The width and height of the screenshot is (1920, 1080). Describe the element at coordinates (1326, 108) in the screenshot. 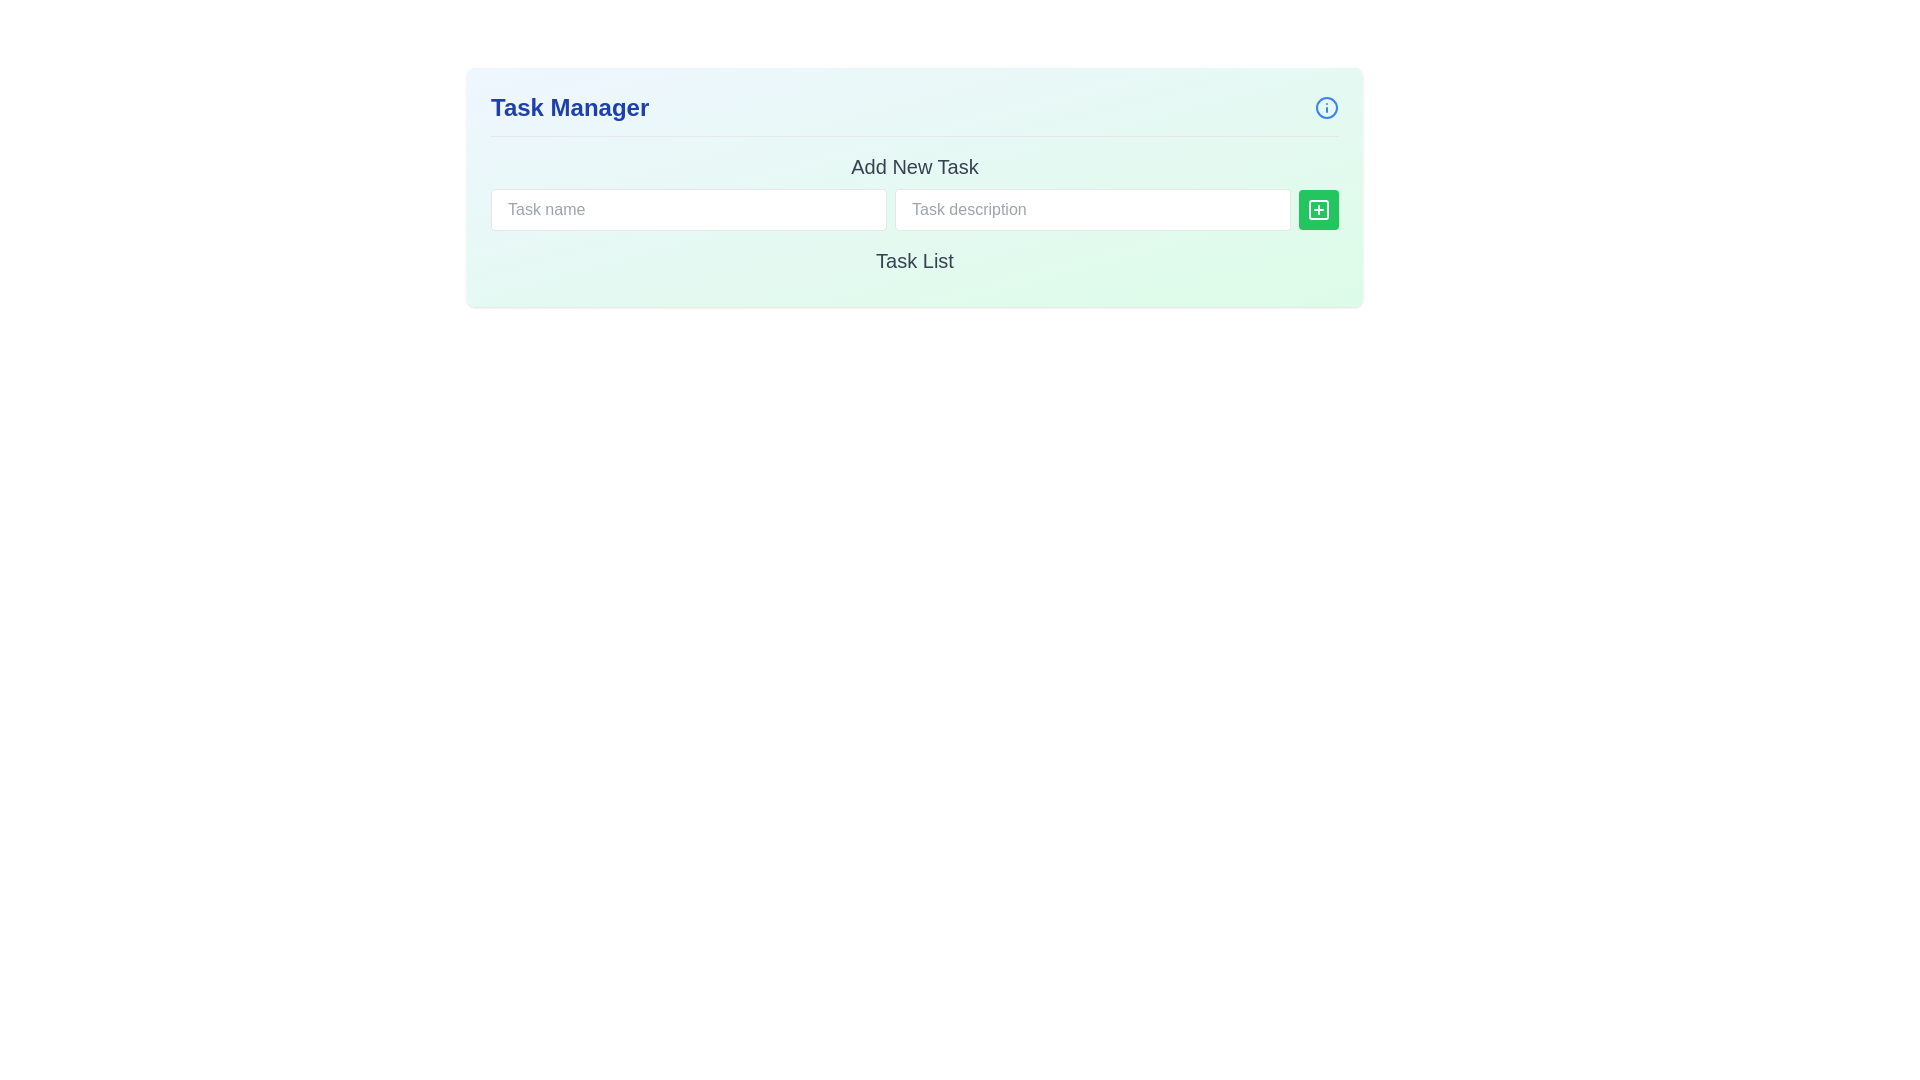

I see `the graphical circle element located in the top-right area of the application interface` at that location.